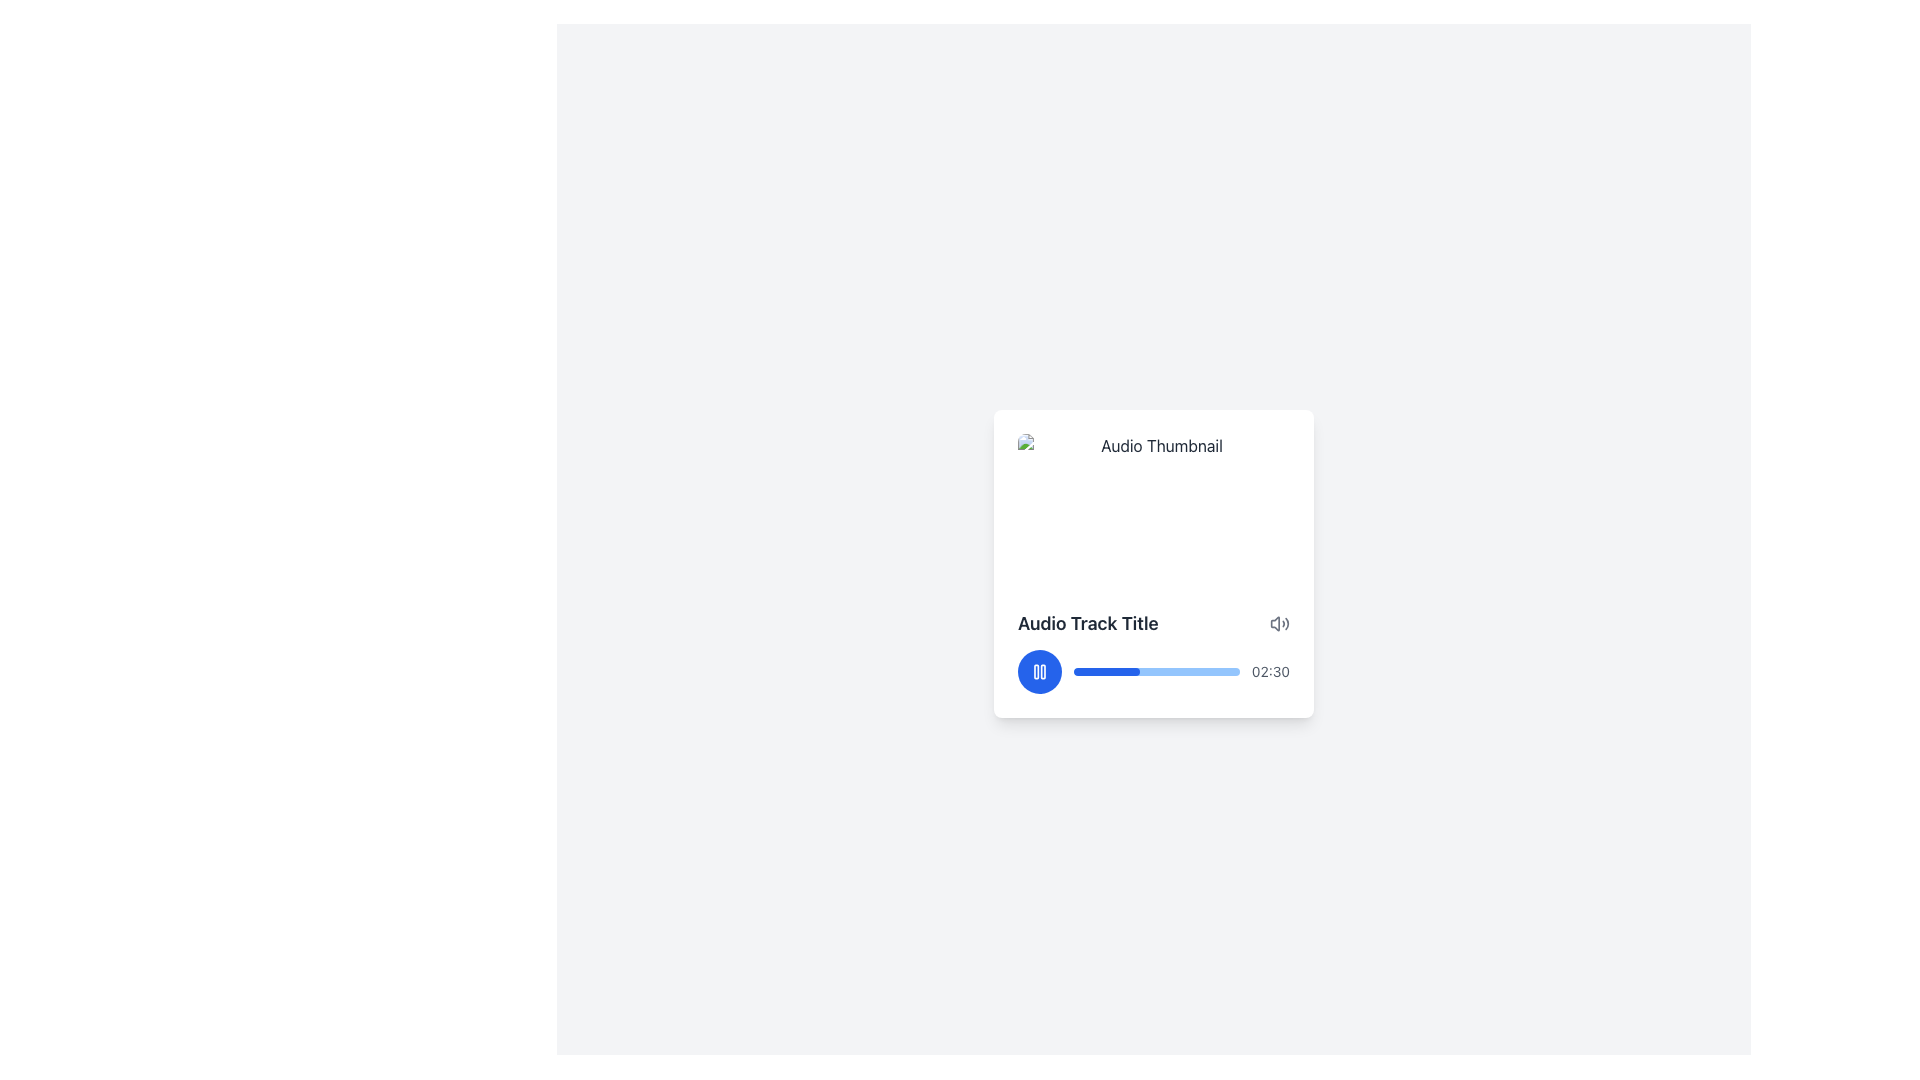  Describe the element at coordinates (1193, 671) in the screenshot. I see `audio track progress` at that location.